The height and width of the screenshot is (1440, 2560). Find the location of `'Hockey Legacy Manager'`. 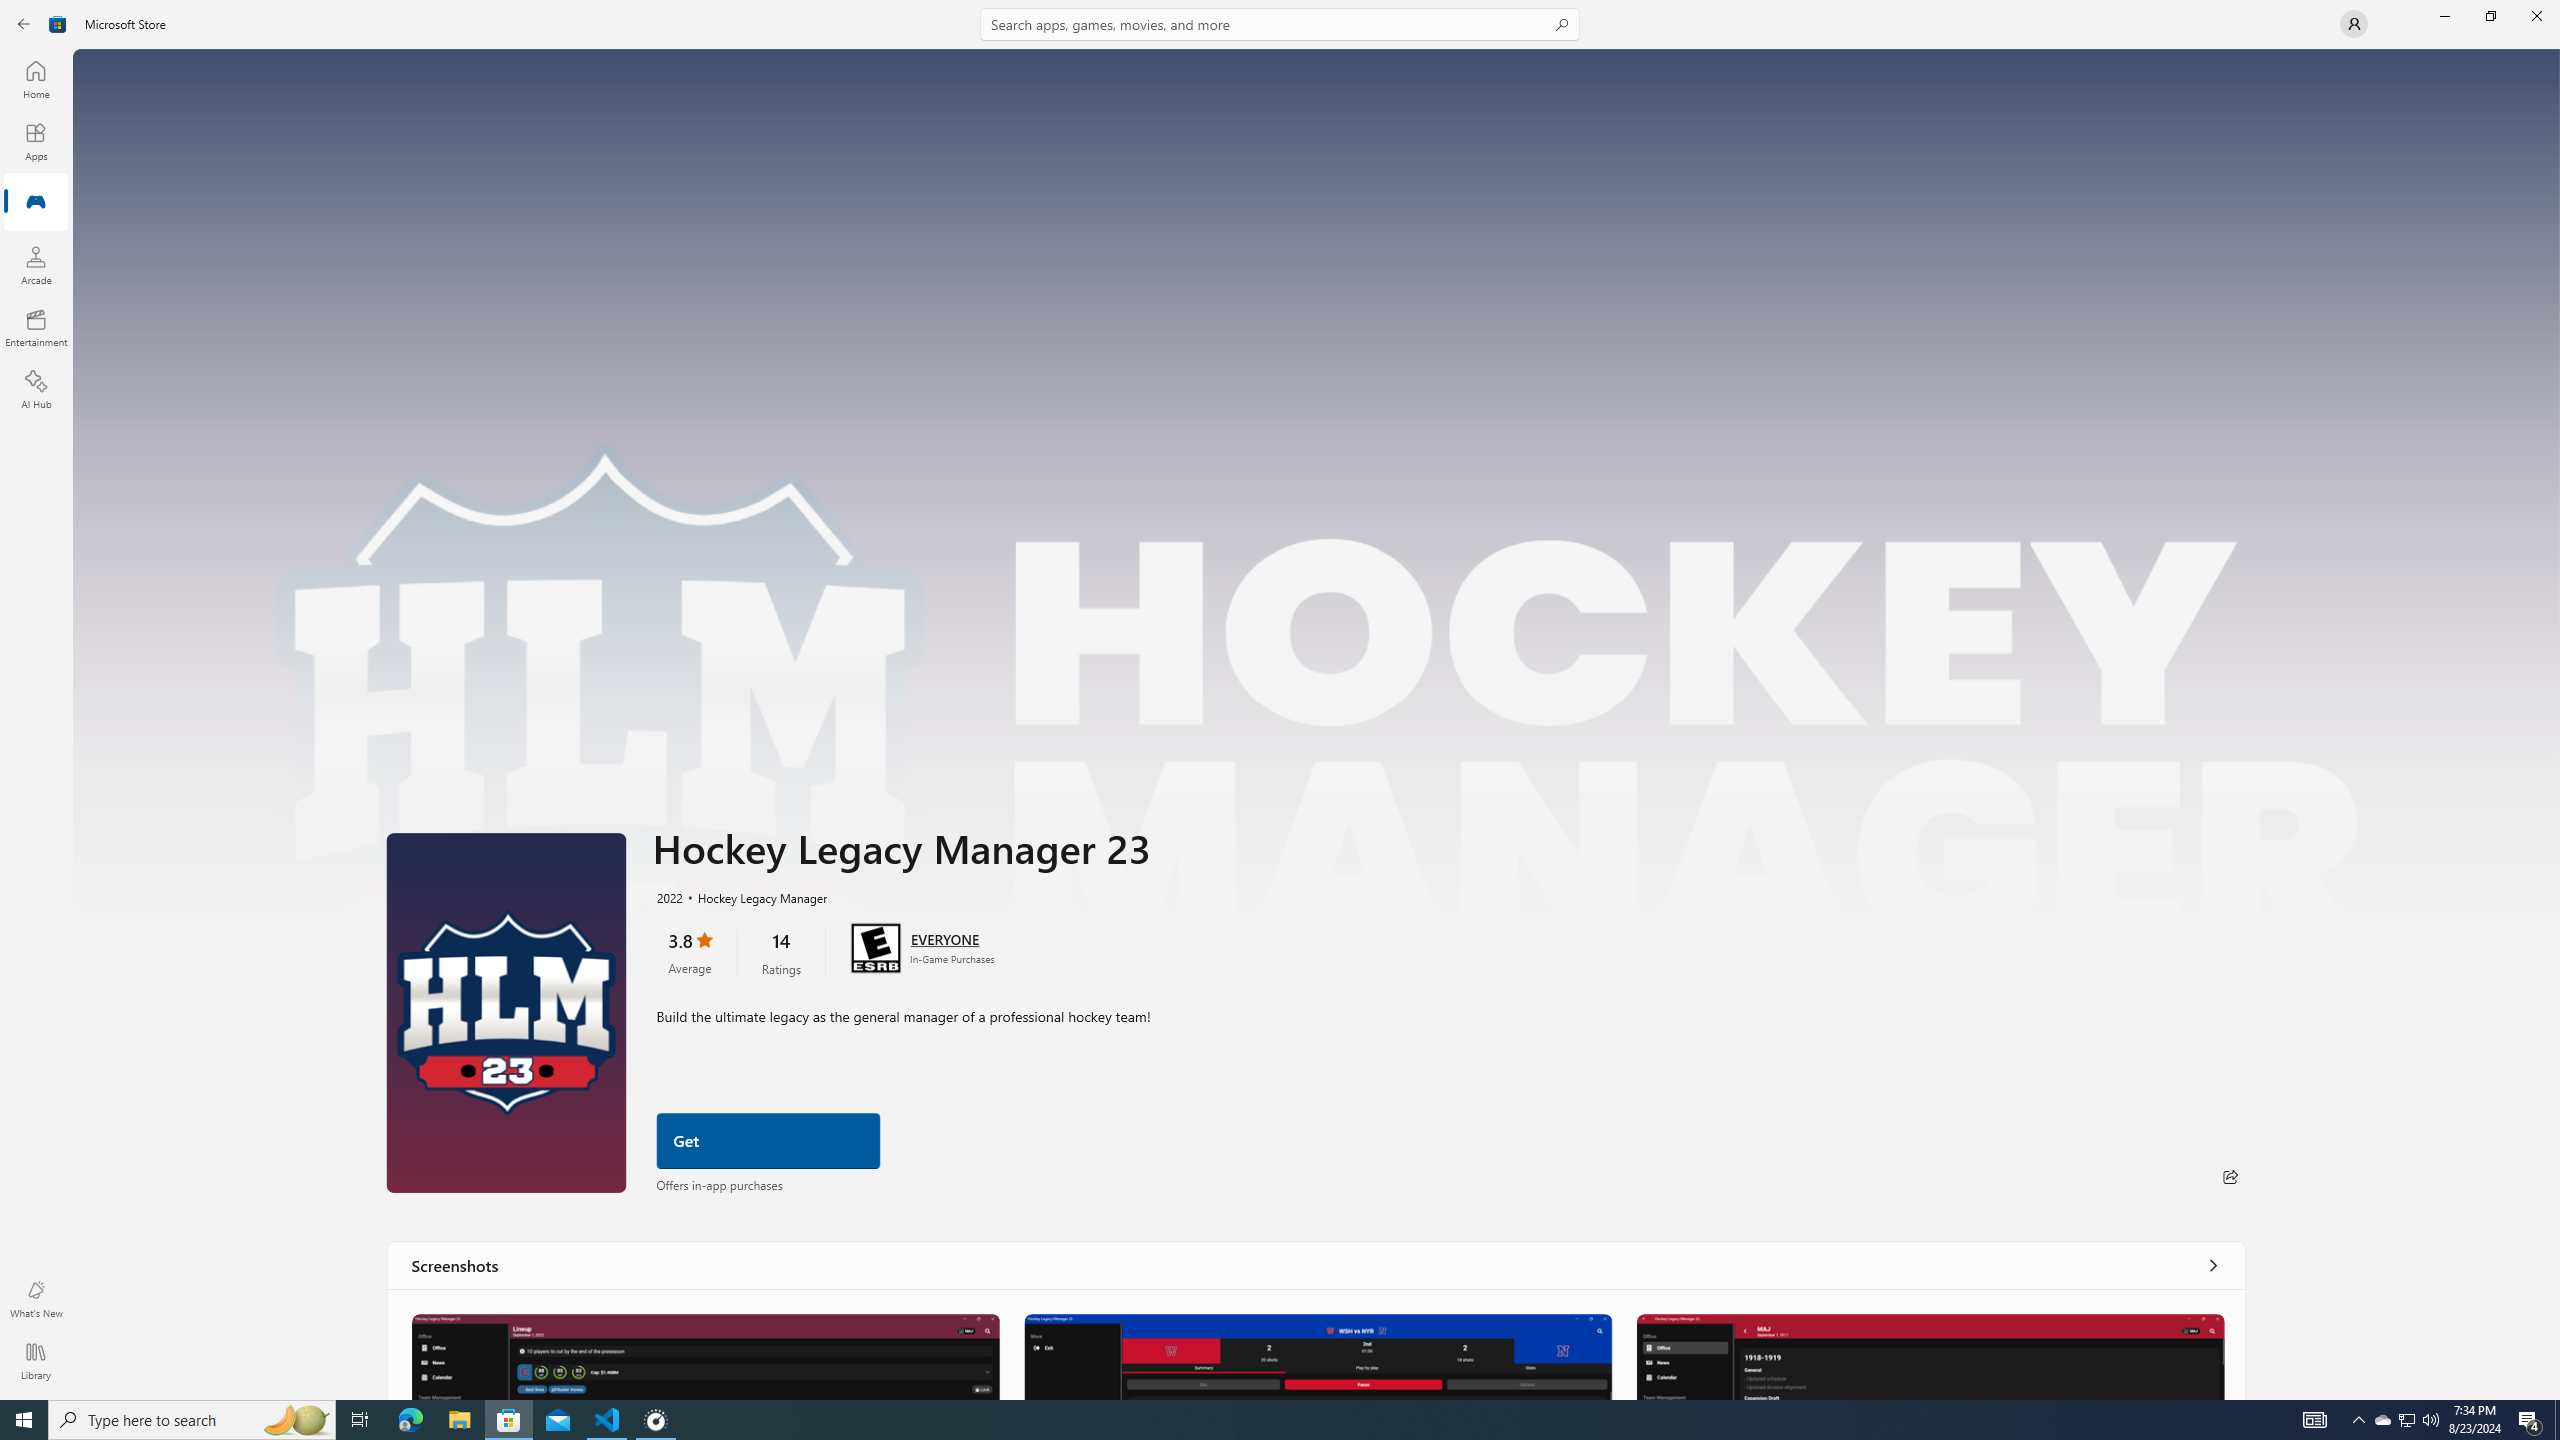

'Hockey Legacy Manager' is located at coordinates (753, 896).